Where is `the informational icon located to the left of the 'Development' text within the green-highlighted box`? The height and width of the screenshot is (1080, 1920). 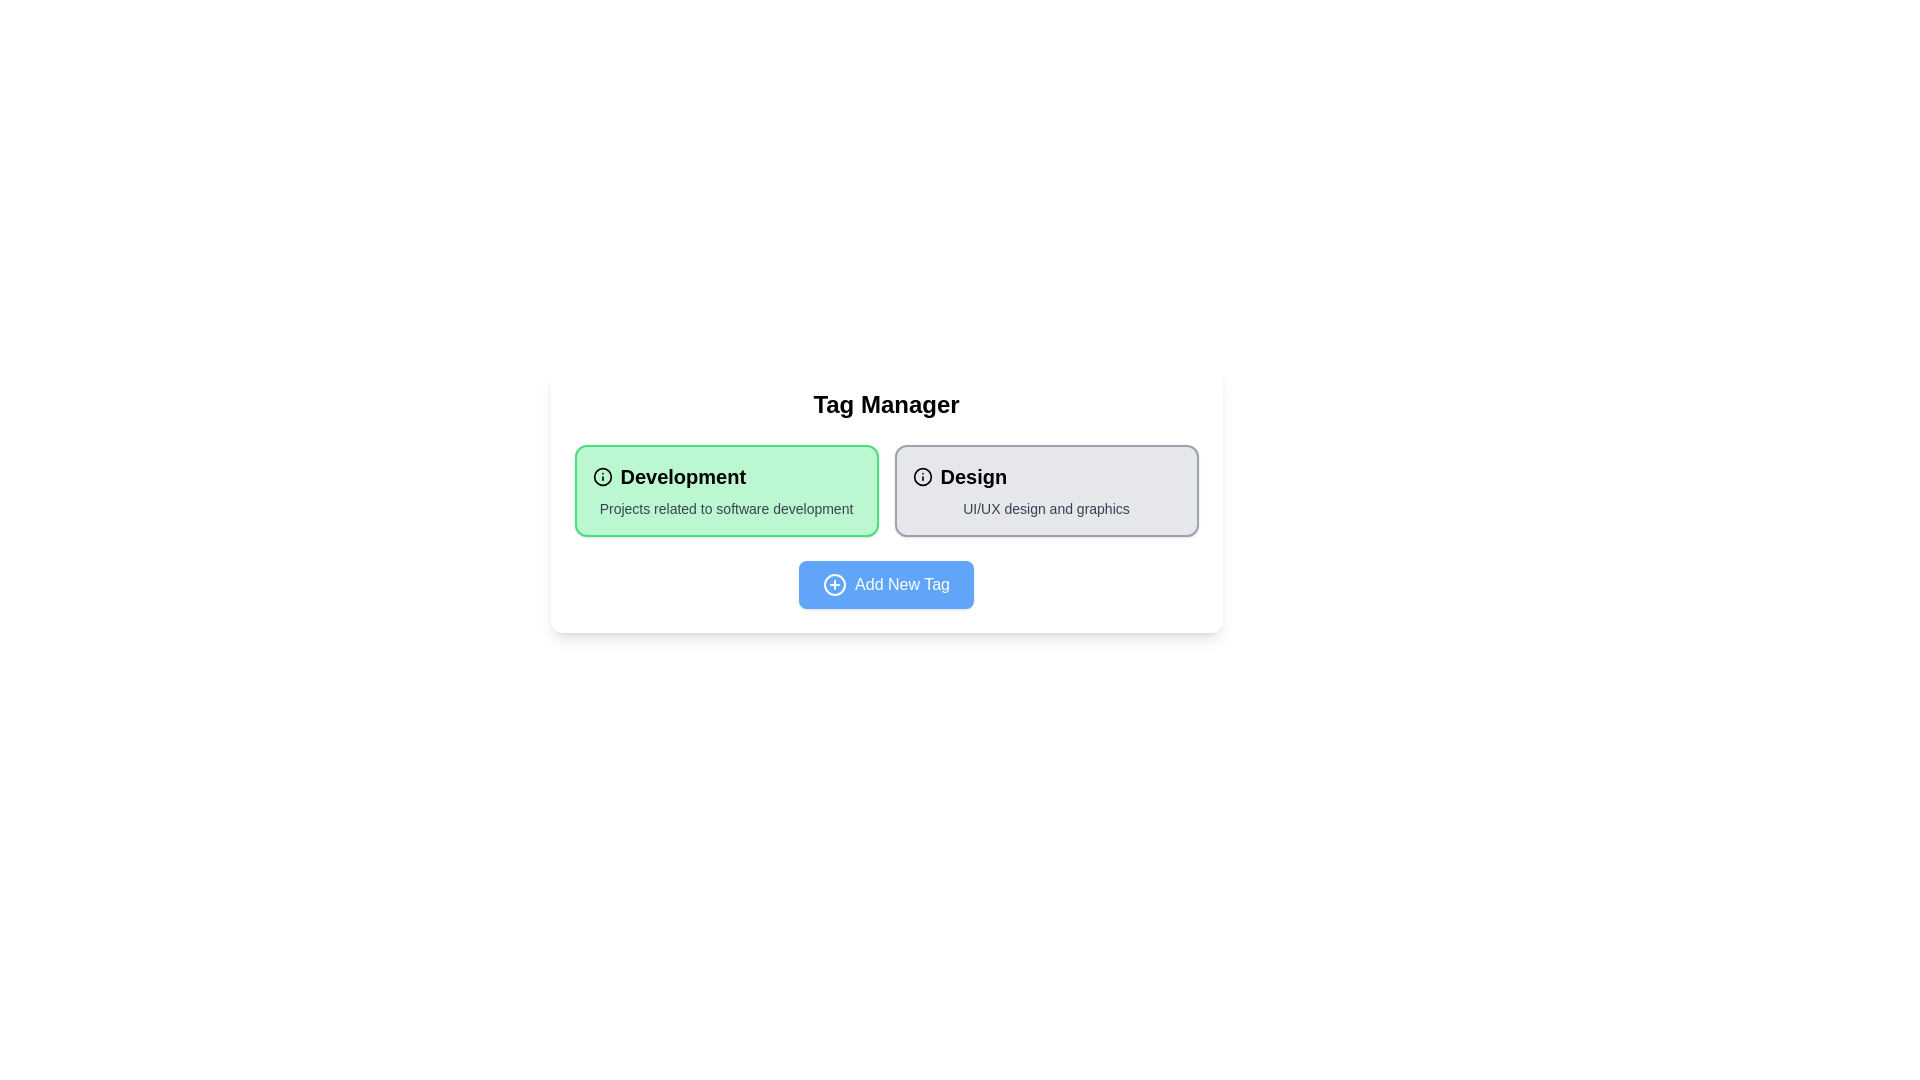
the informational icon located to the left of the 'Development' text within the green-highlighted box is located at coordinates (601, 477).